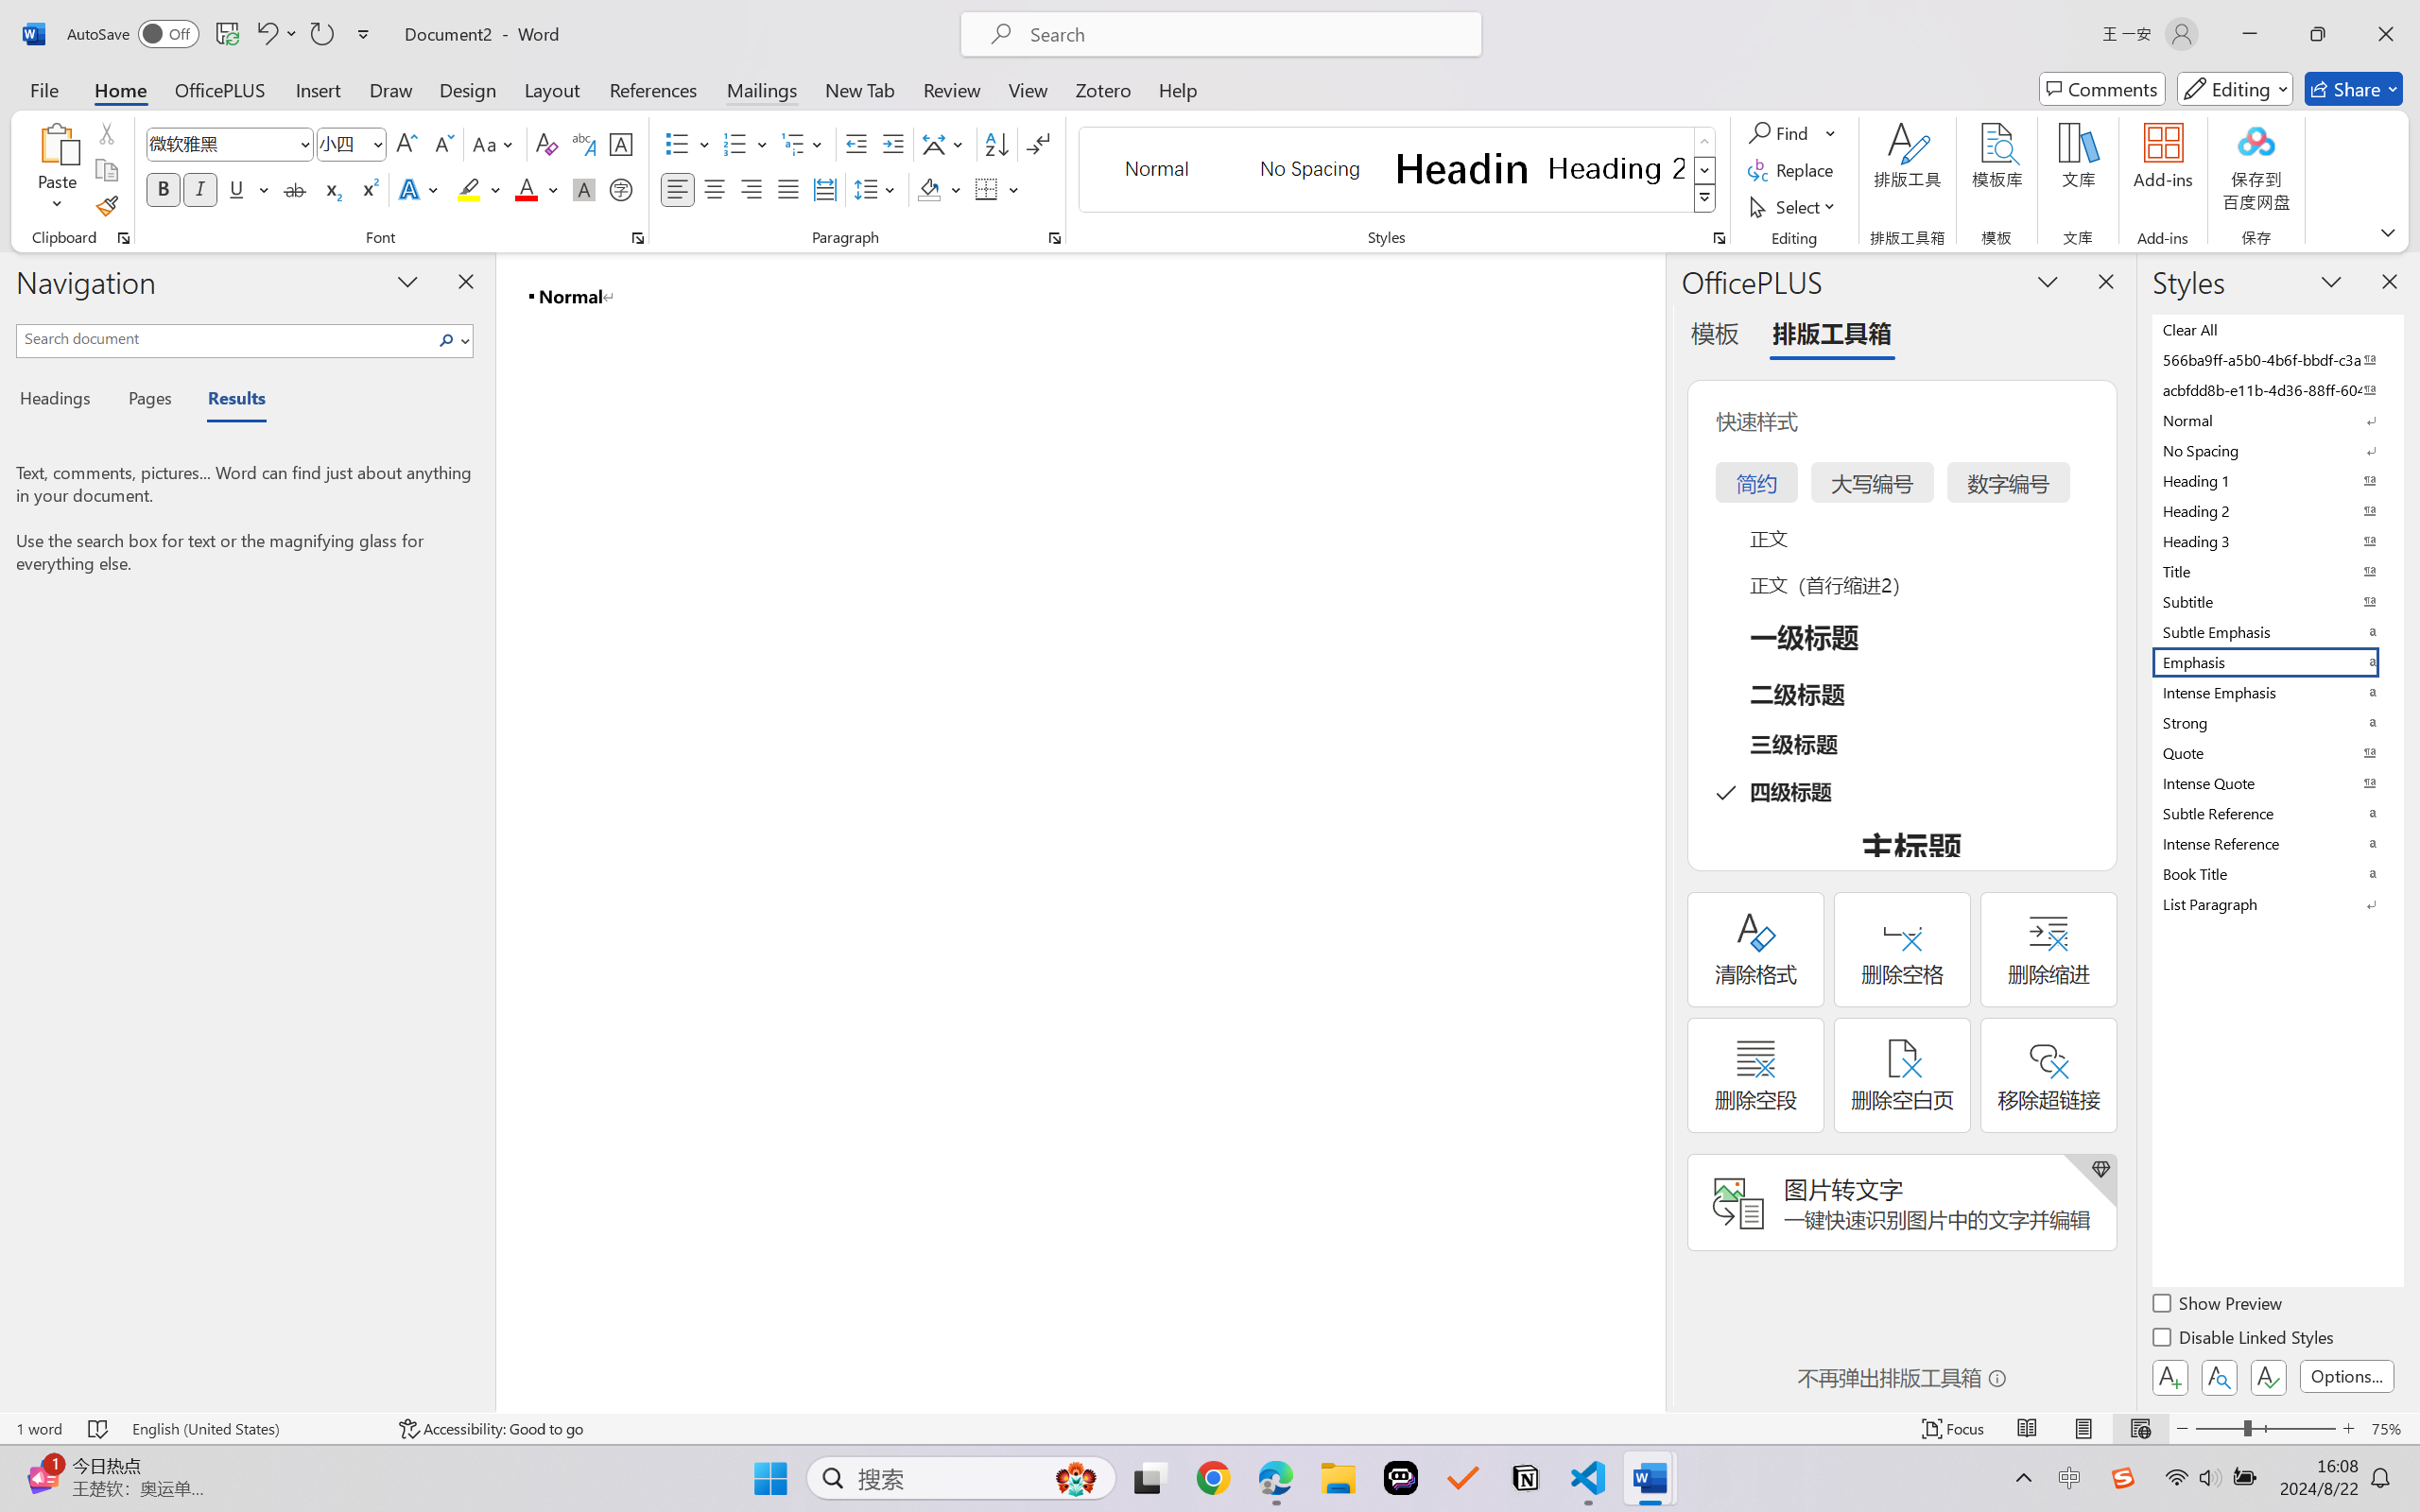 The image size is (2420, 1512). I want to click on 'Quick Access Toolbar', so click(222, 33).